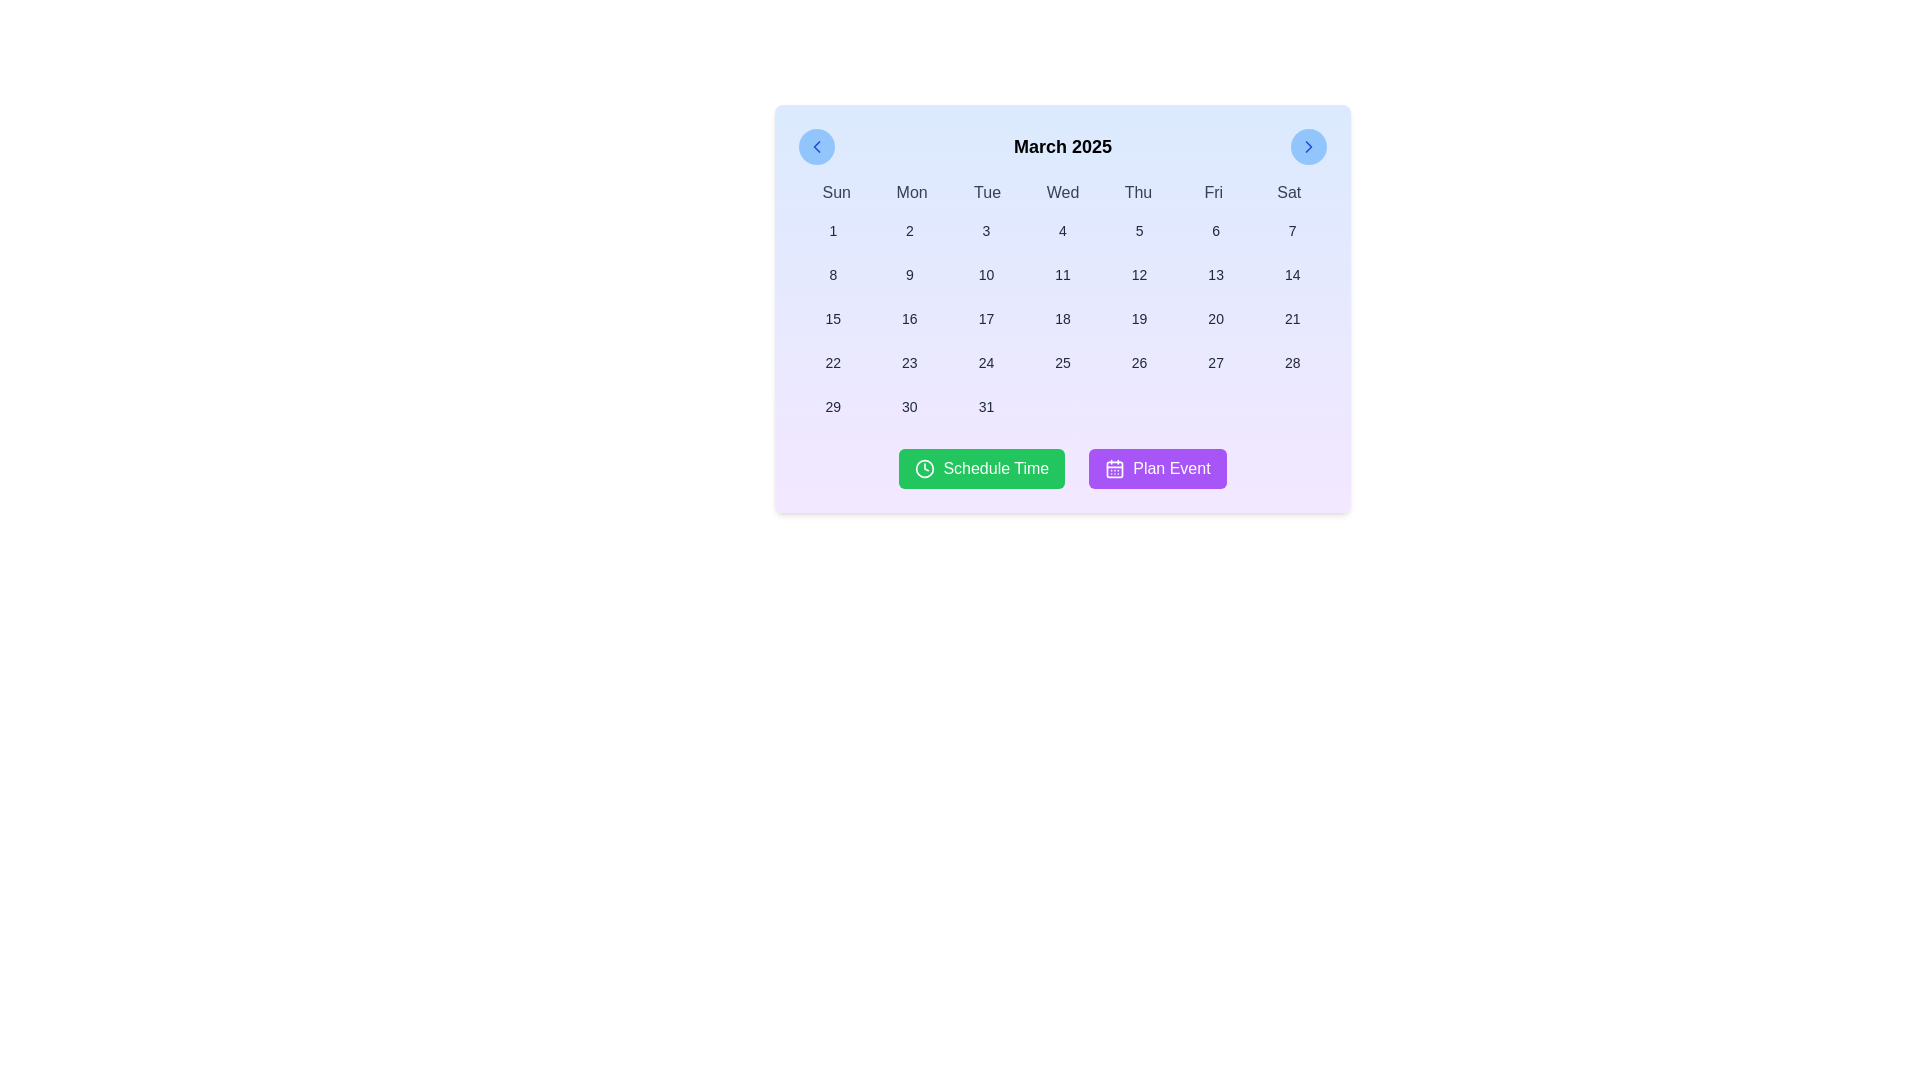  What do you see at coordinates (1309, 145) in the screenshot?
I see `the right-pointing chevron icon styled within a circular button located in the top-right corner of the calendar component` at bounding box center [1309, 145].